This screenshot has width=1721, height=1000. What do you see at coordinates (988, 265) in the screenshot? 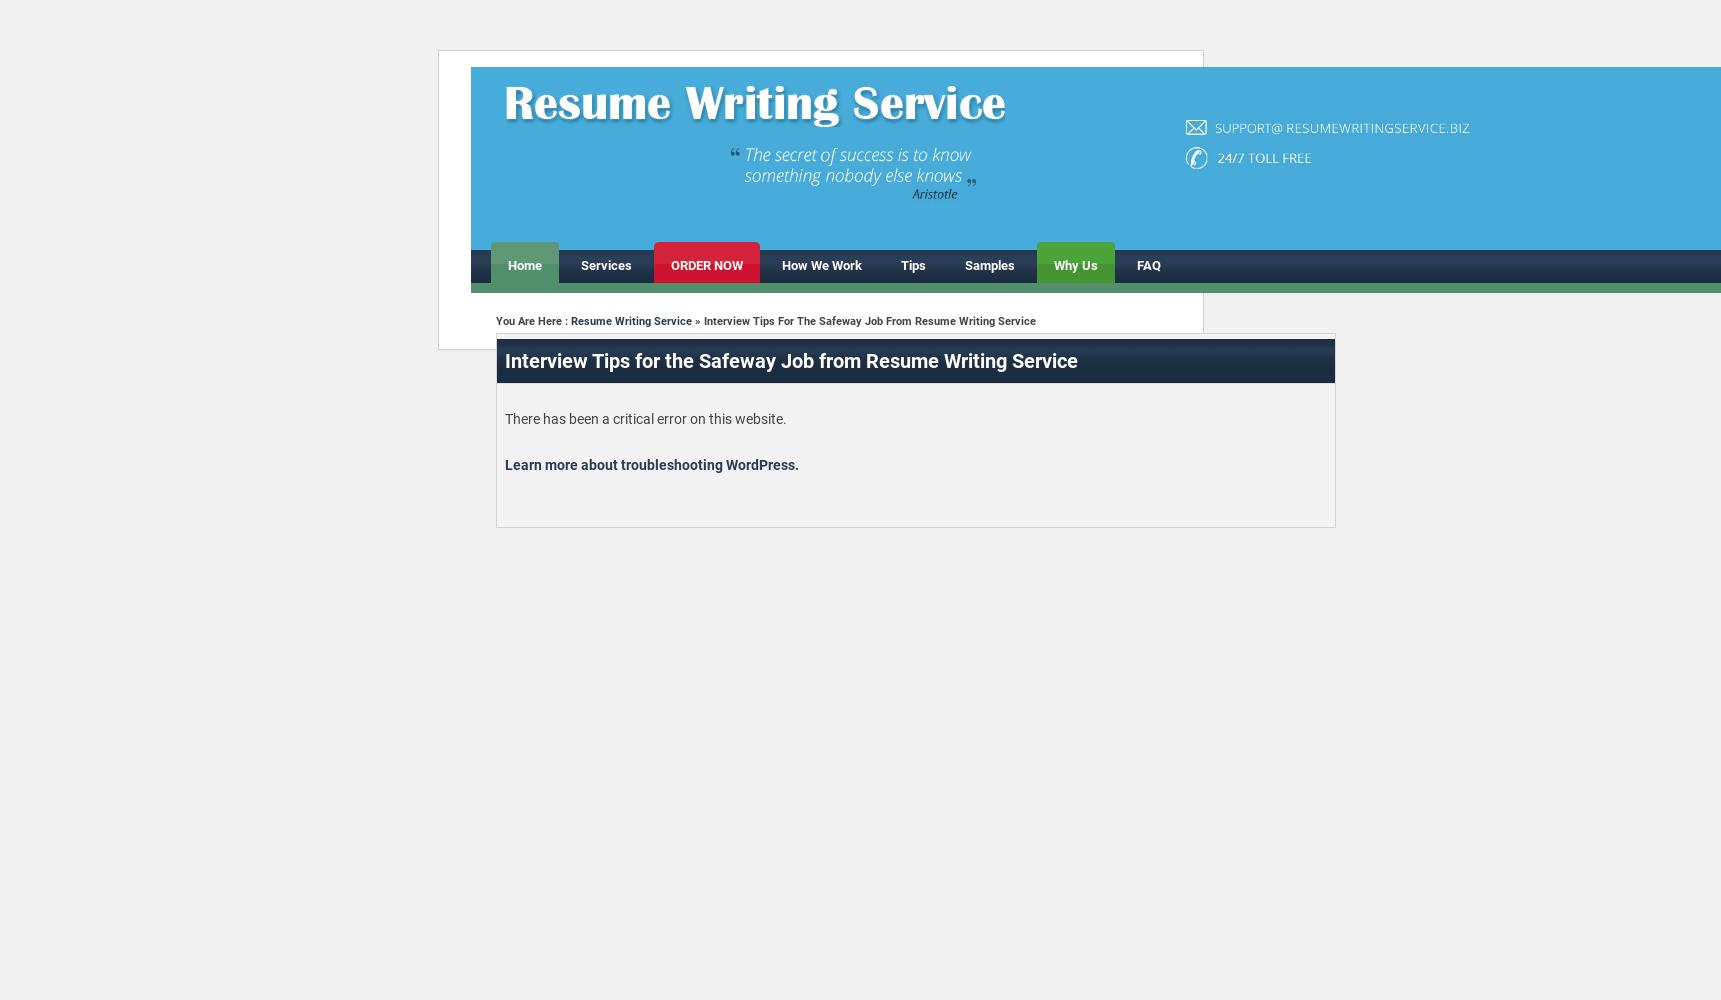
I see `'Samples'` at bounding box center [988, 265].